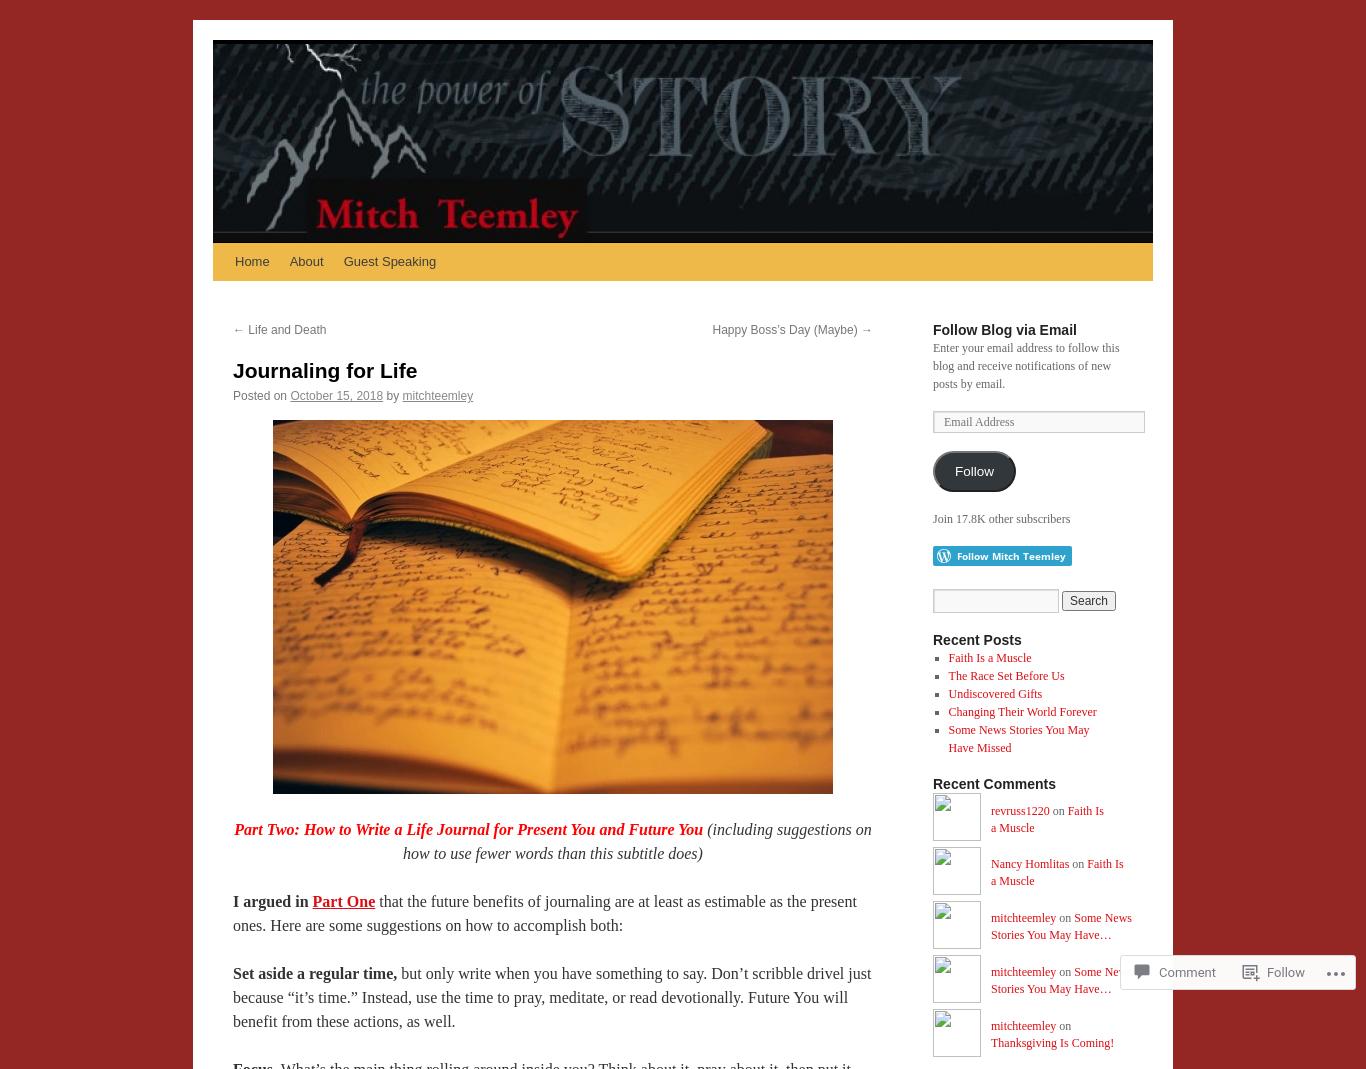 Image resolution: width=1366 pixels, height=1069 pixels. Describe the element at coordinates (342, 900) in the screenshot. I see `'Part One'` at that location.